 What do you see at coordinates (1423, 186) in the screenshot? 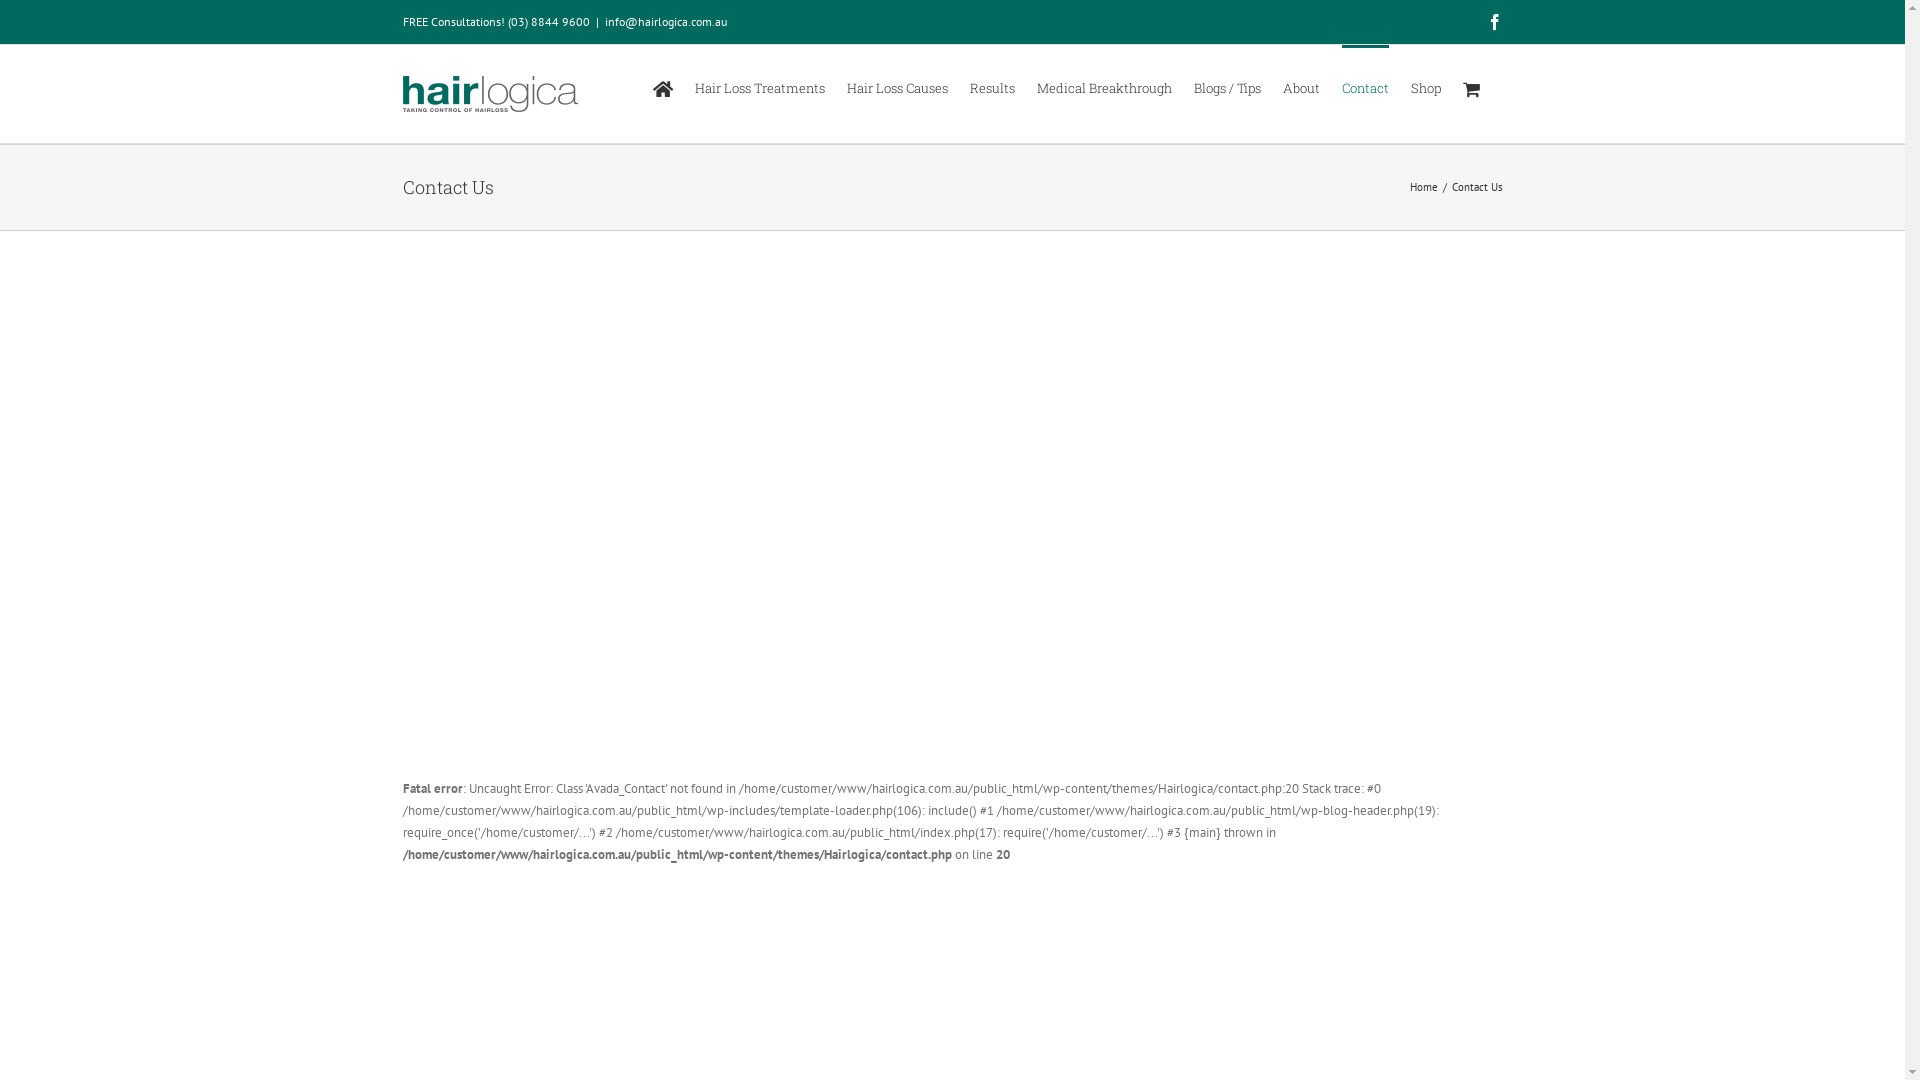
I see `'Home'` at bounding box center [1423, 186].